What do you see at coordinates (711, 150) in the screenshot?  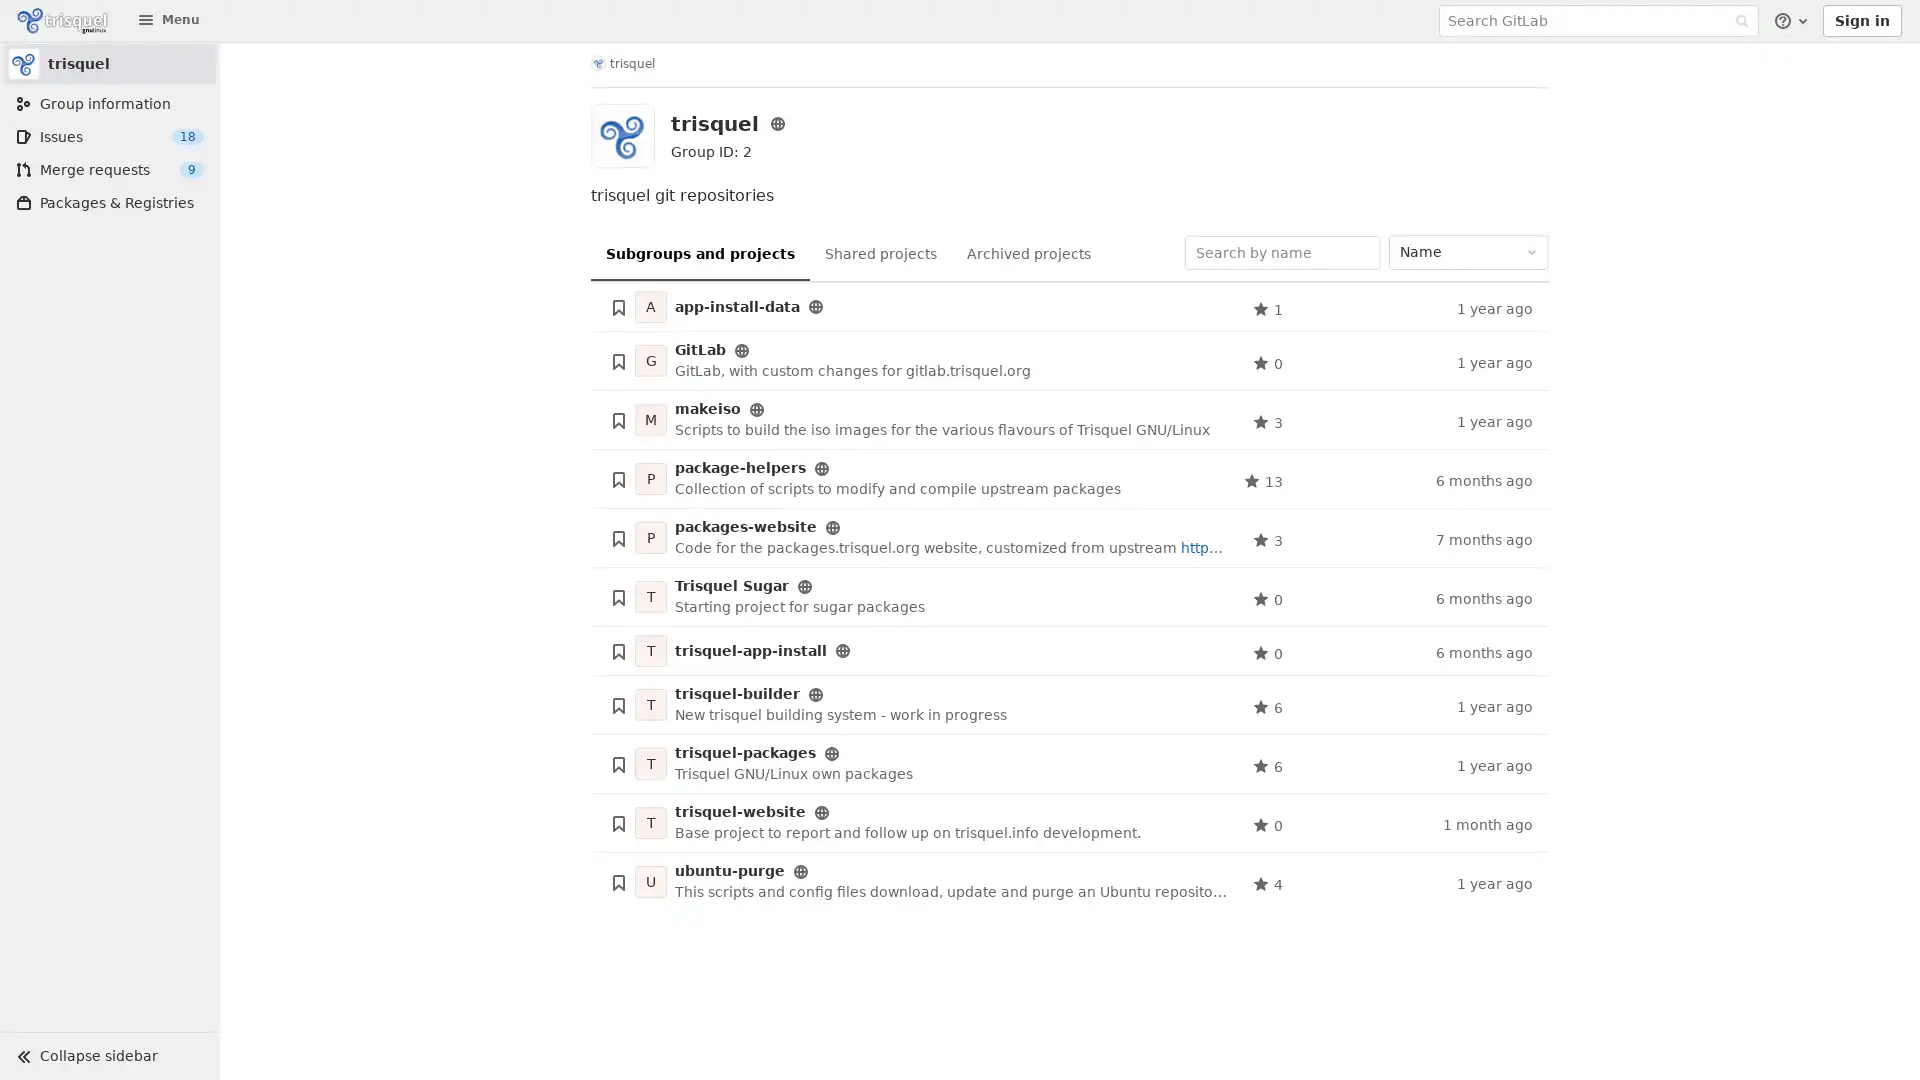 I see `Copy group ID` at bounding box center [711, 150].